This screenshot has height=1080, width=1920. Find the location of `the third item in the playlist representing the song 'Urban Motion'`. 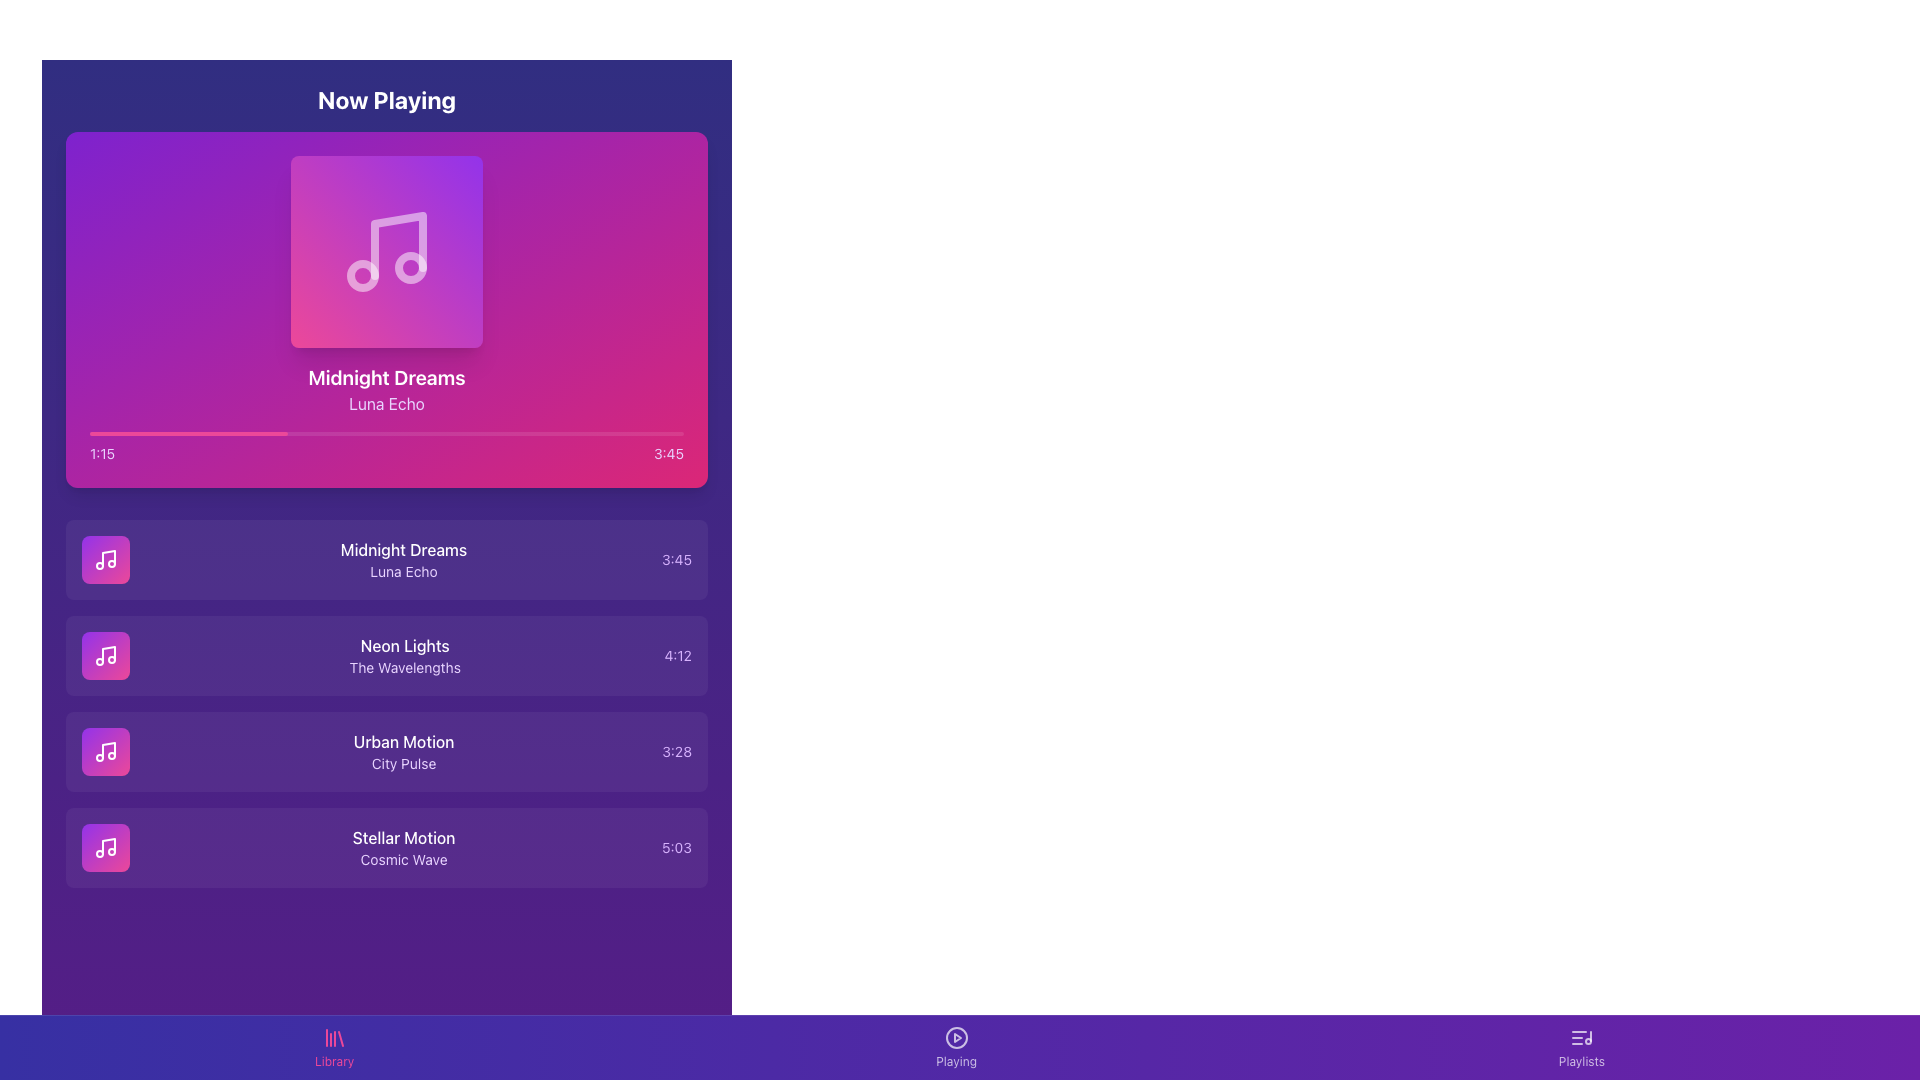

the third item in the playlist representing the song 'Urban Motion' is located at coordinates (387, 752).